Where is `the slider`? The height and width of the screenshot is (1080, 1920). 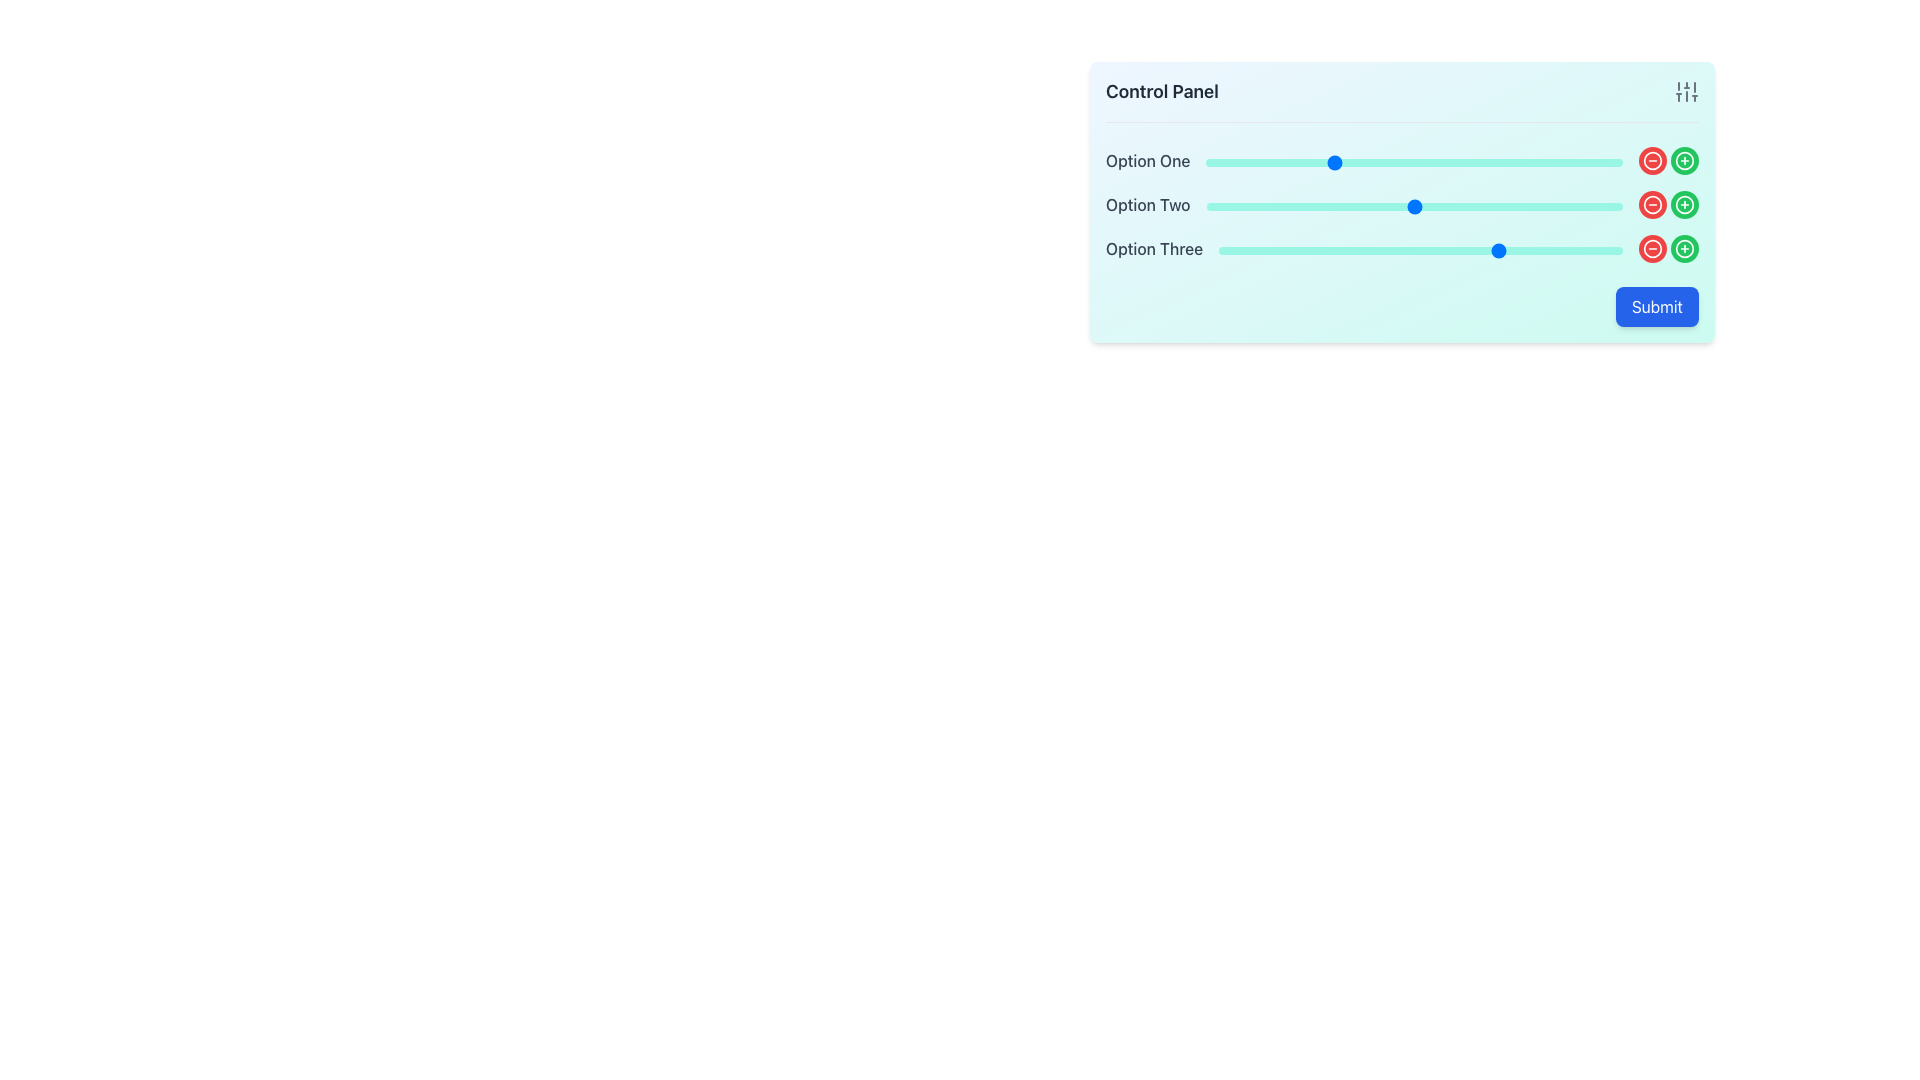
the slider is located at coordinates (1618, 207).